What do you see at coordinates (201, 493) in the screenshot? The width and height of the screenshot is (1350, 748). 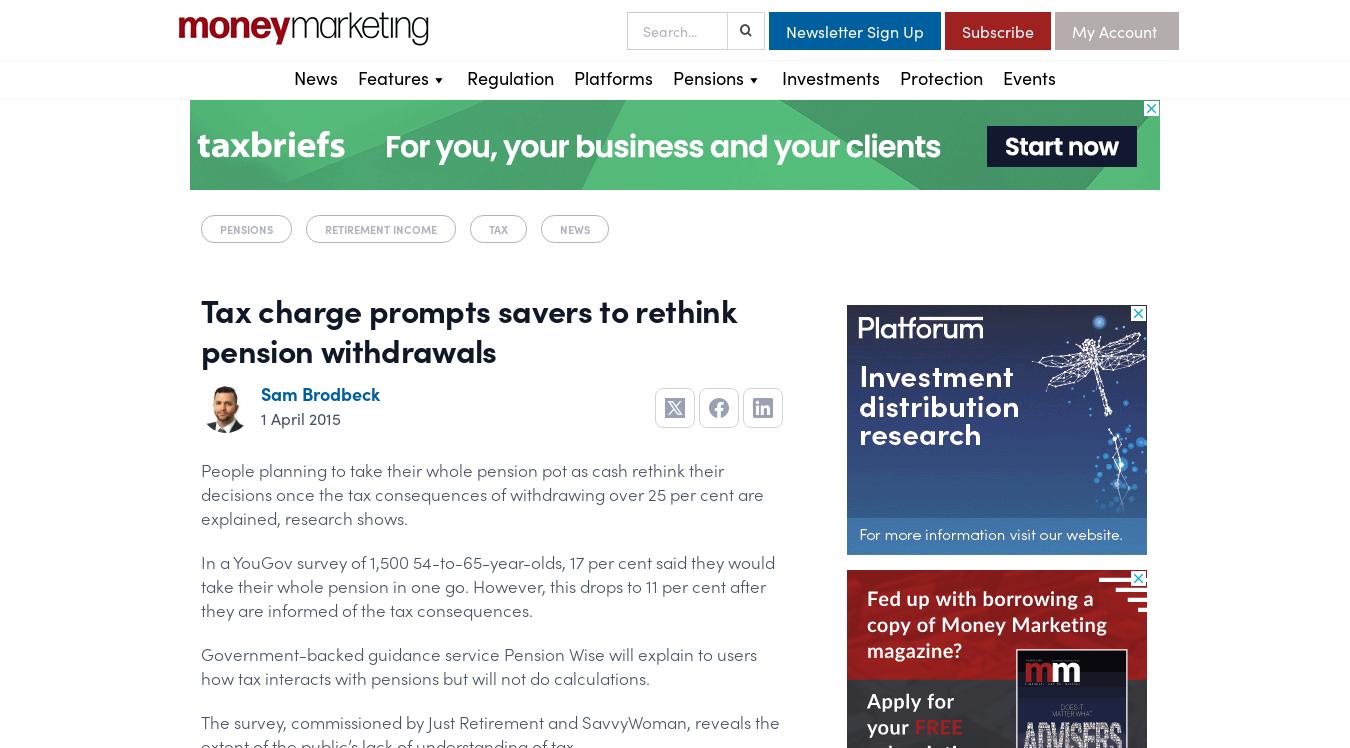 I see `'People planning to take their whole pension pot as cash rethink their decisions once the tax consequences of withdrawing over 25 per cent are explained, research shows.'` at bounding box center [201, 493].